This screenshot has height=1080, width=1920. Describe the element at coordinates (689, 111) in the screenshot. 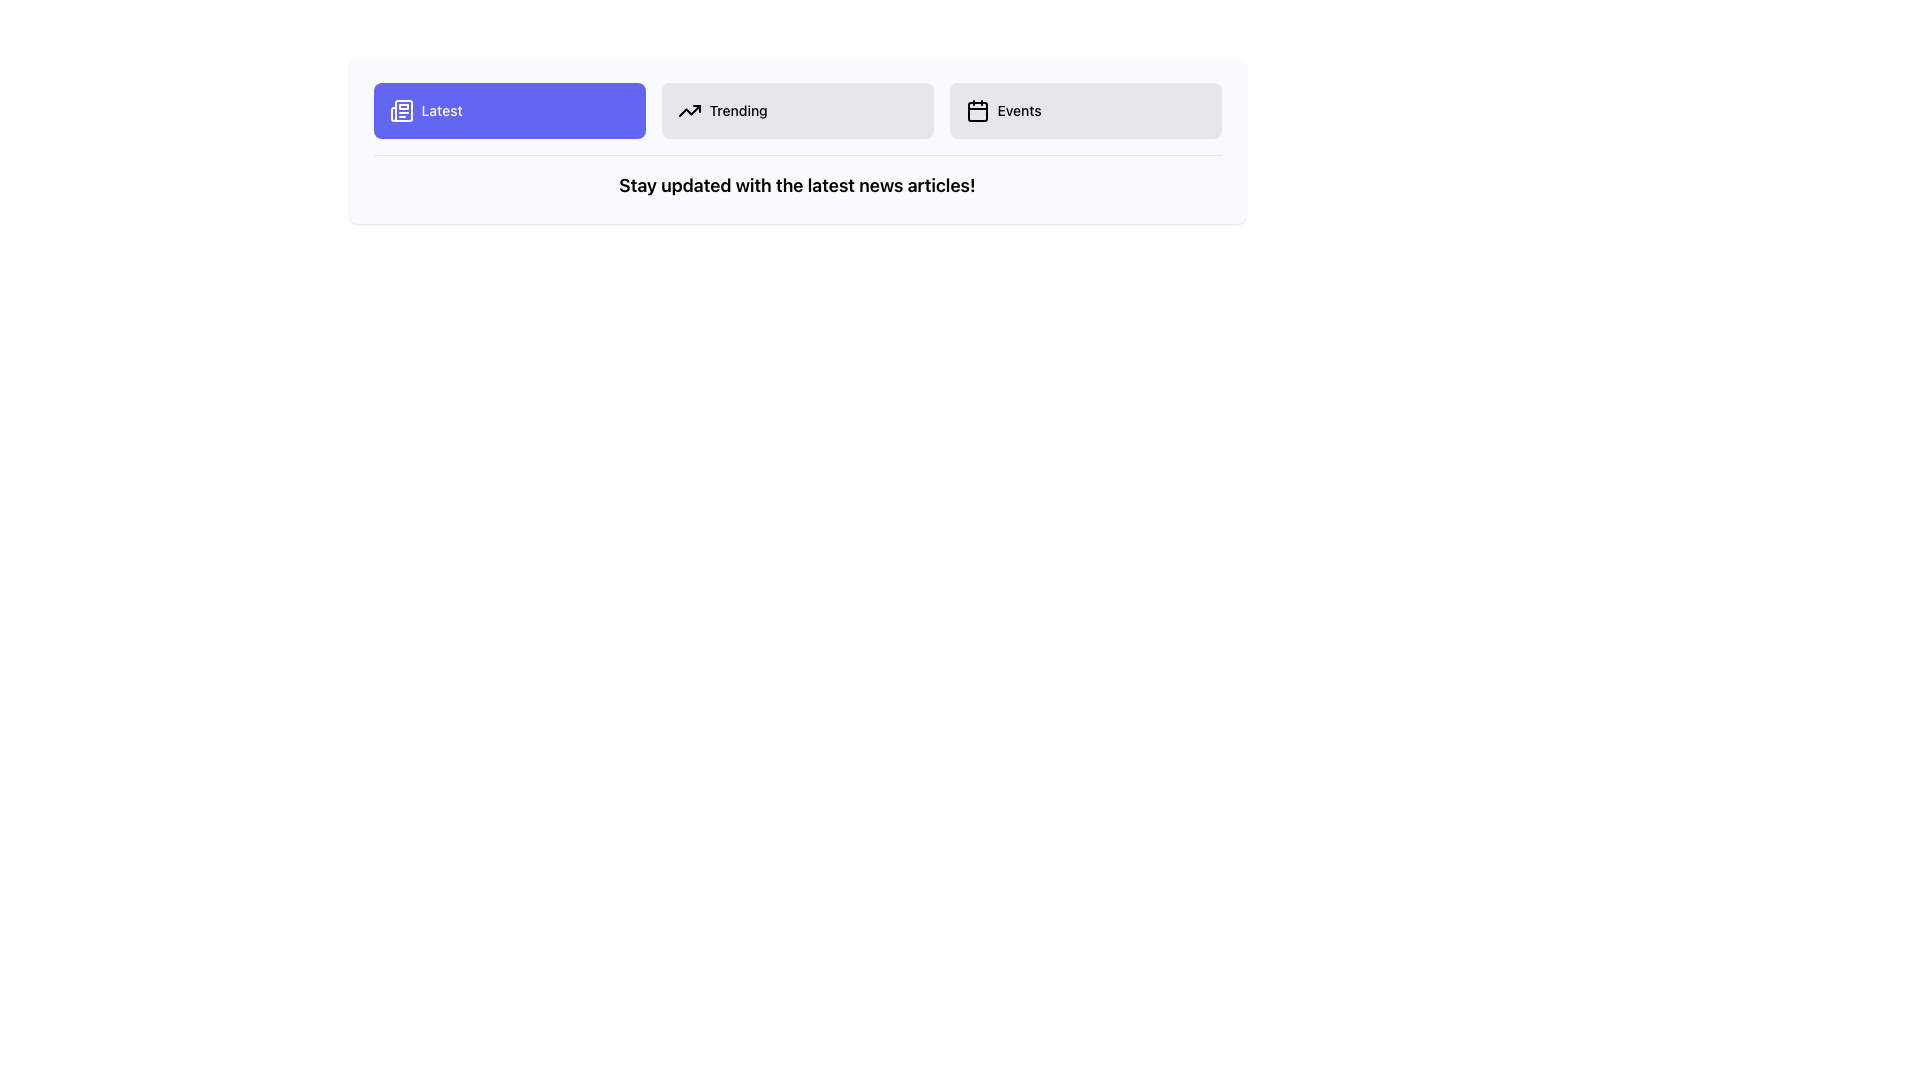

I see `the 'Trending' icon positioned to the left of the 'Trending' label inside a rounded rectangular button` at that location.